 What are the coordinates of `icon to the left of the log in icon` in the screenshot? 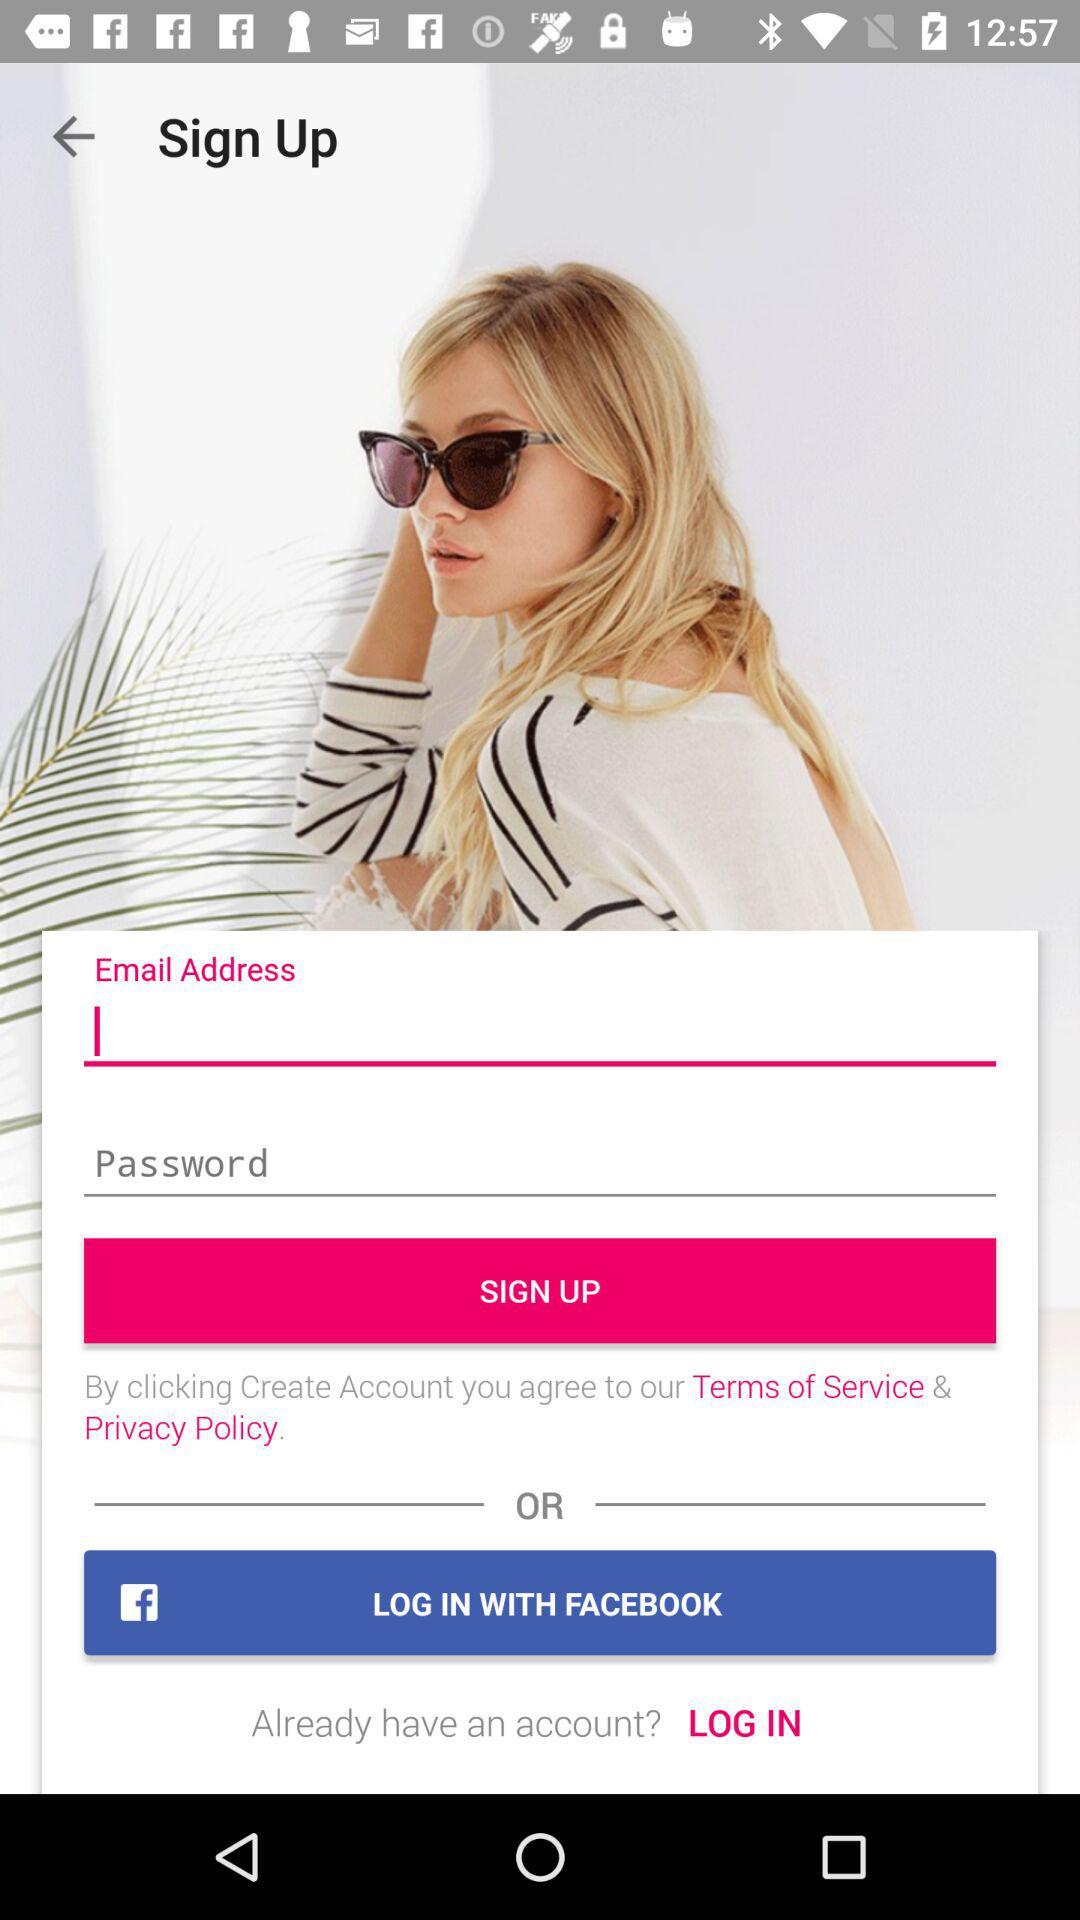 It's located at (456, 1721).